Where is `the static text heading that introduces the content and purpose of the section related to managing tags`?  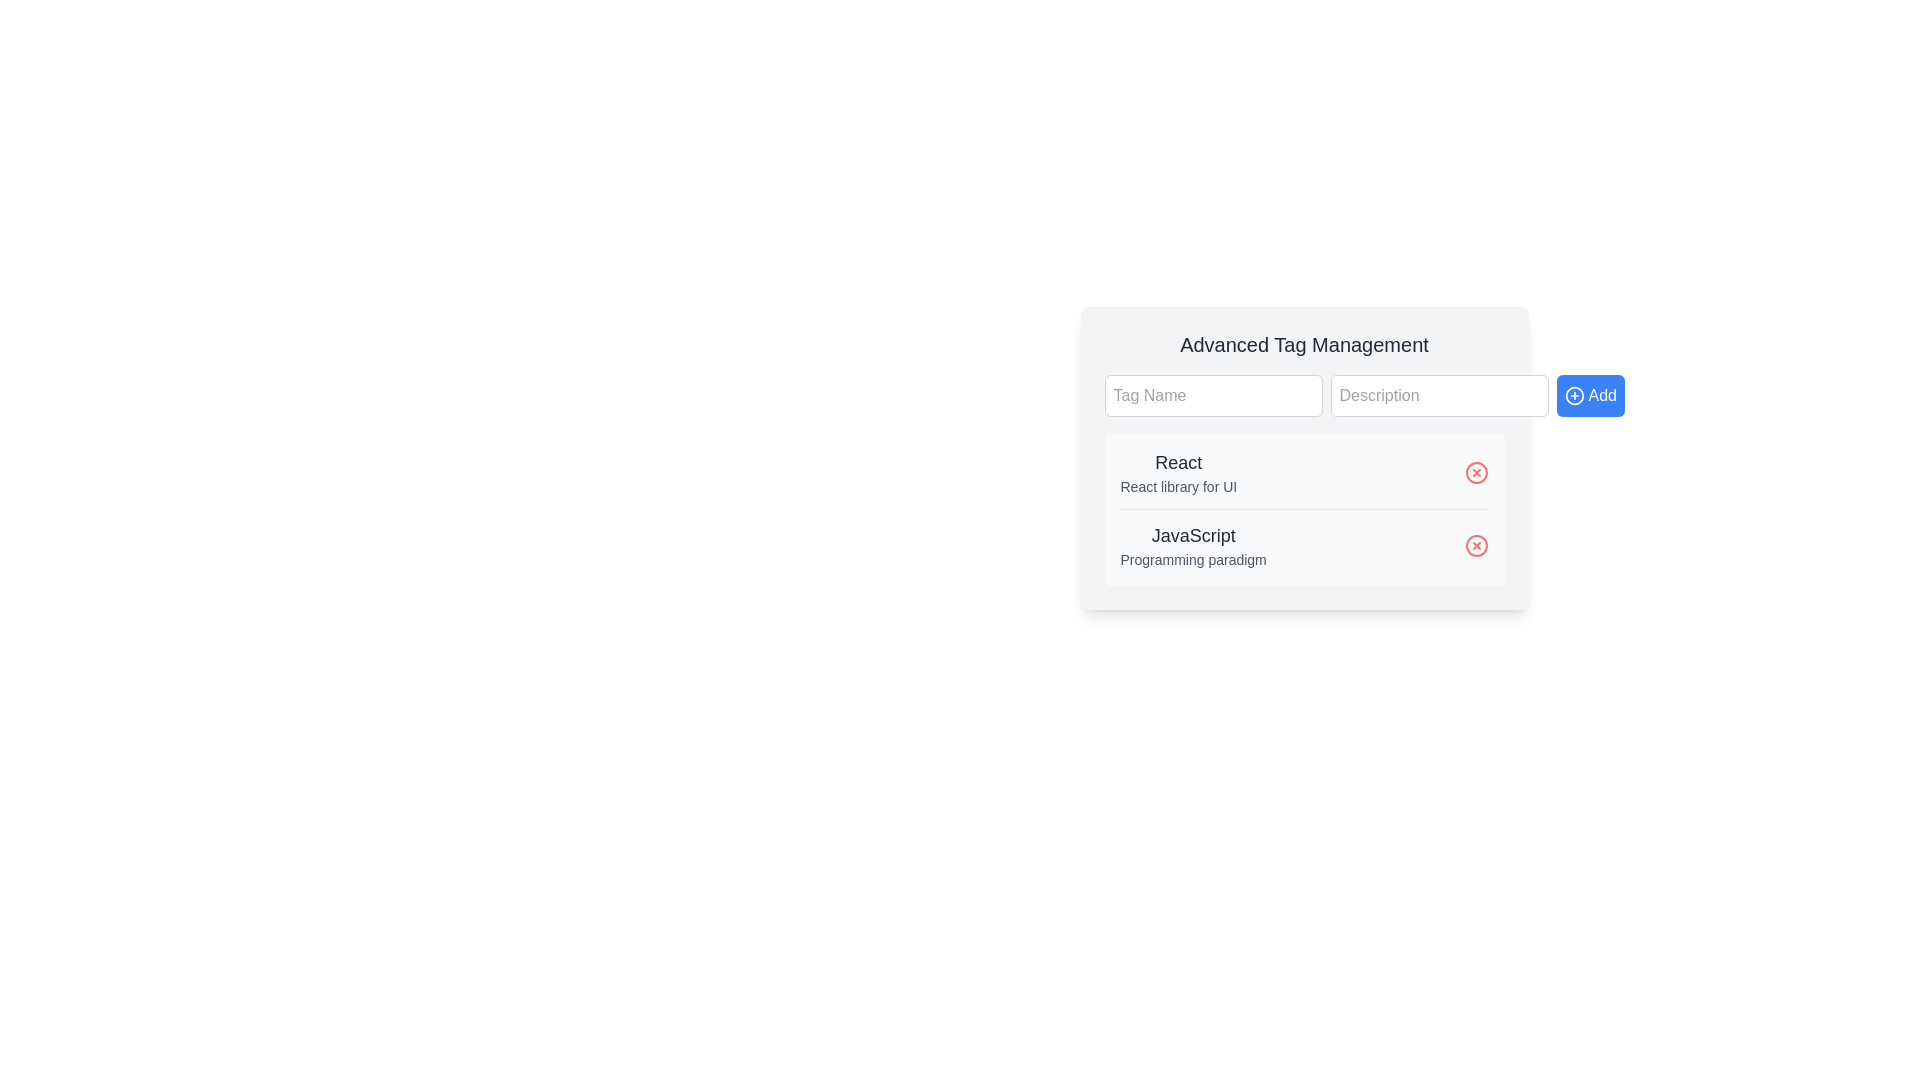
the static text heading that introduces the content and purpose of the section related to managing tags is located at coordinates (1304, 343).